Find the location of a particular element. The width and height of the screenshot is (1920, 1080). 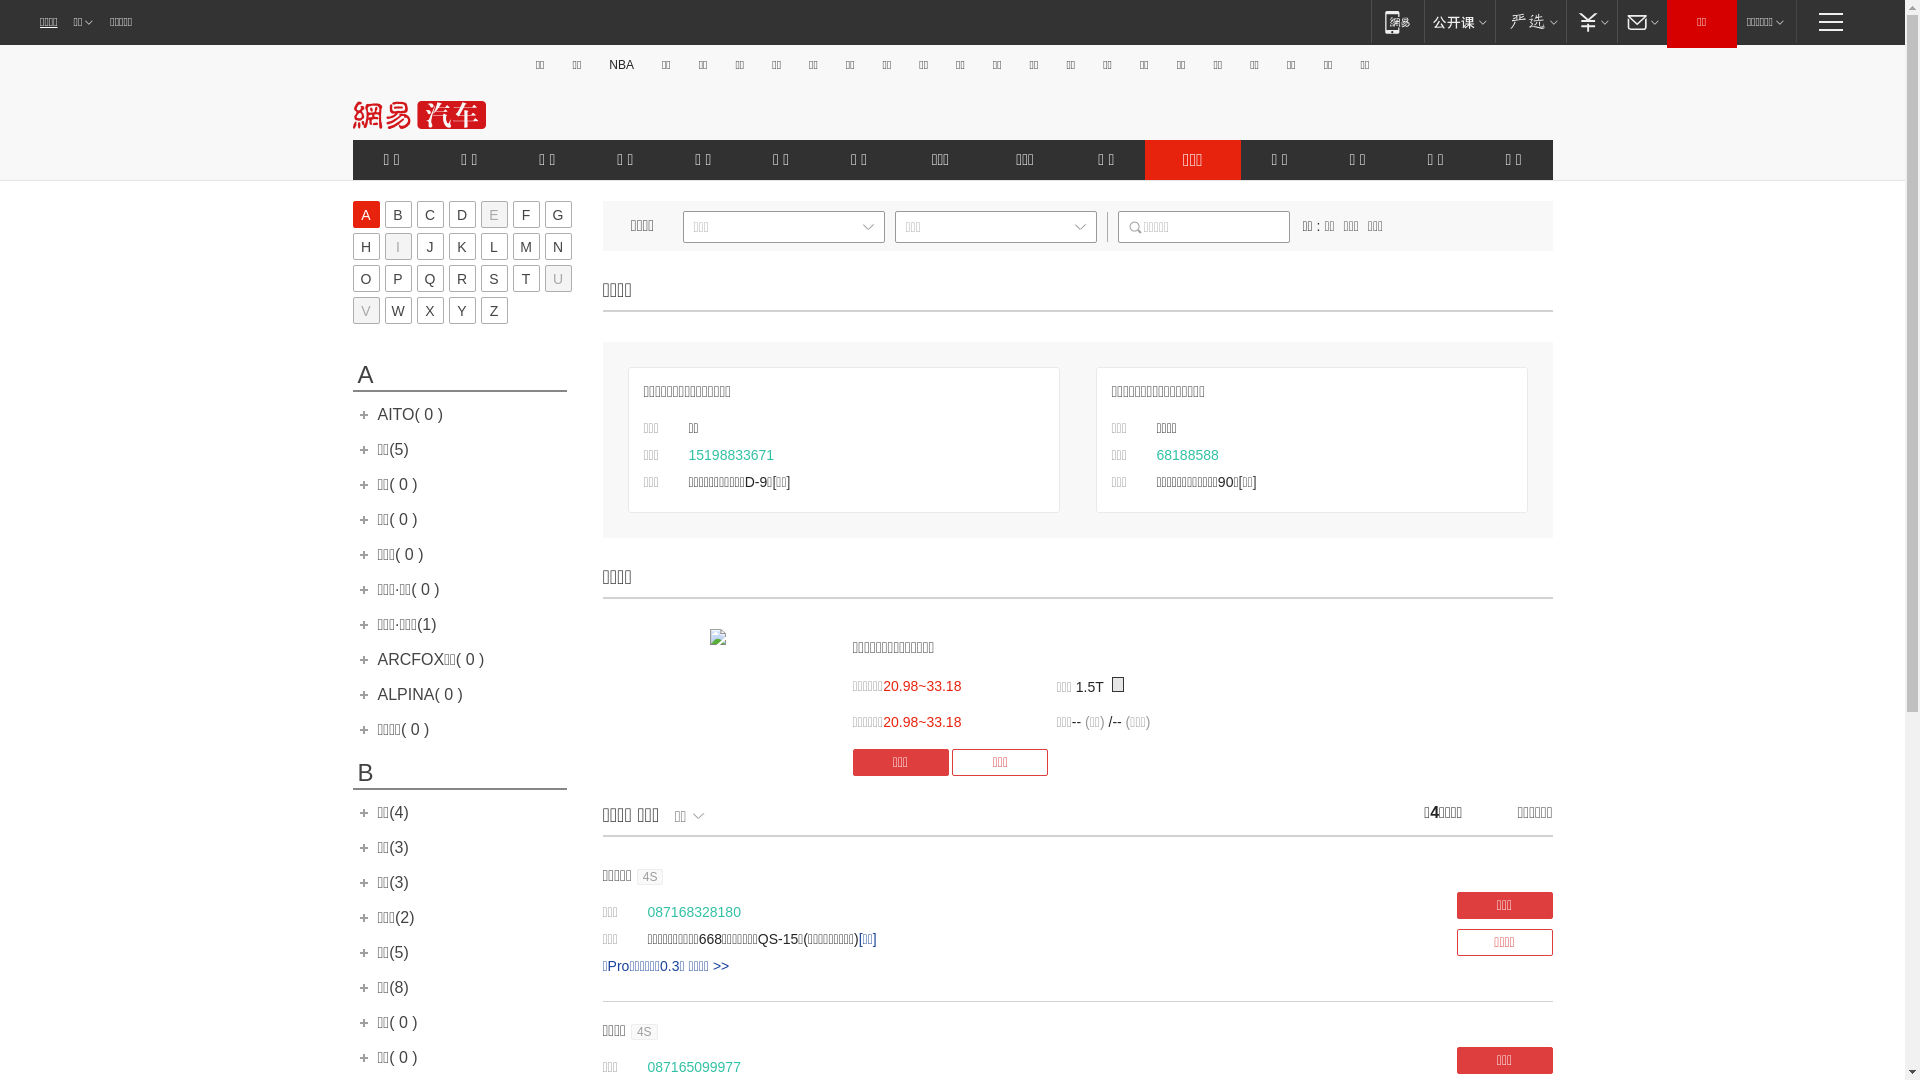

'O' is located at coordinates (365, 278).